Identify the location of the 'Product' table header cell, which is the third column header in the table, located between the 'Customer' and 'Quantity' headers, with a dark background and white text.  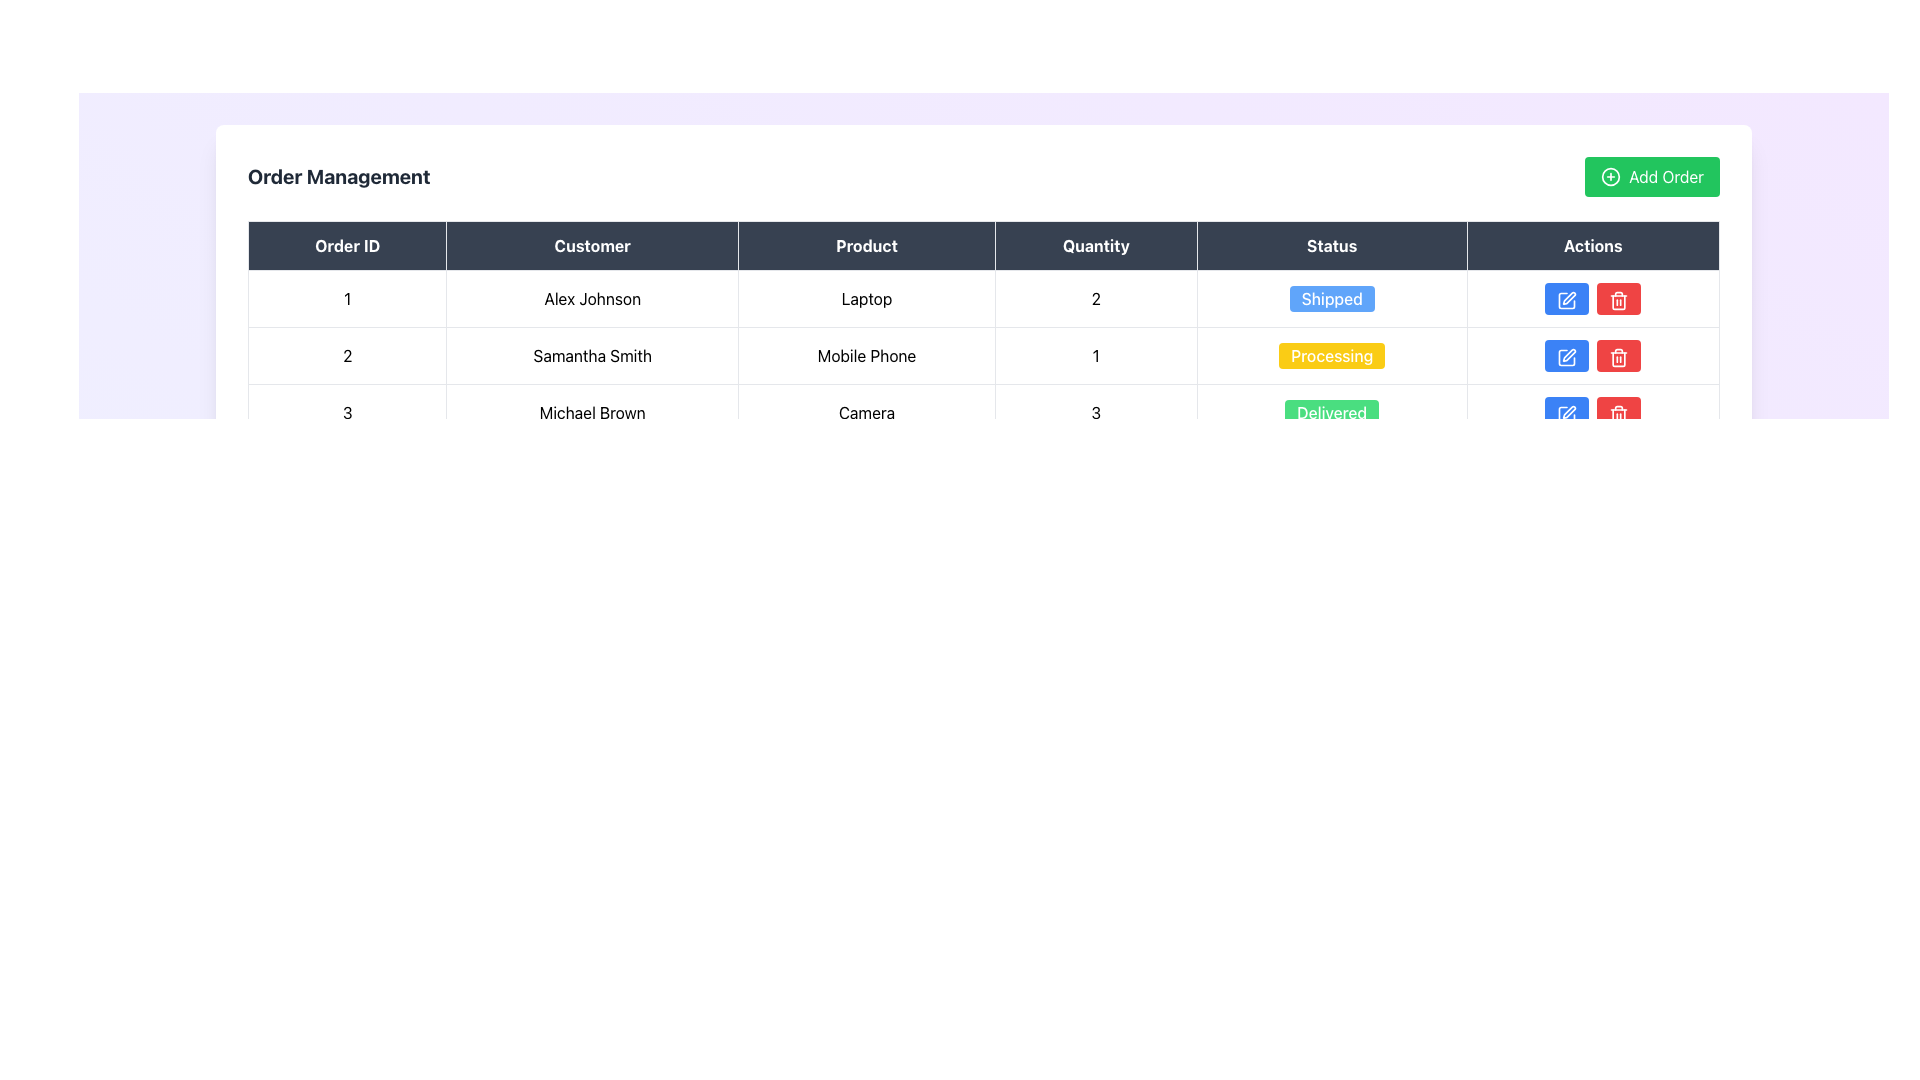
(867, 245).